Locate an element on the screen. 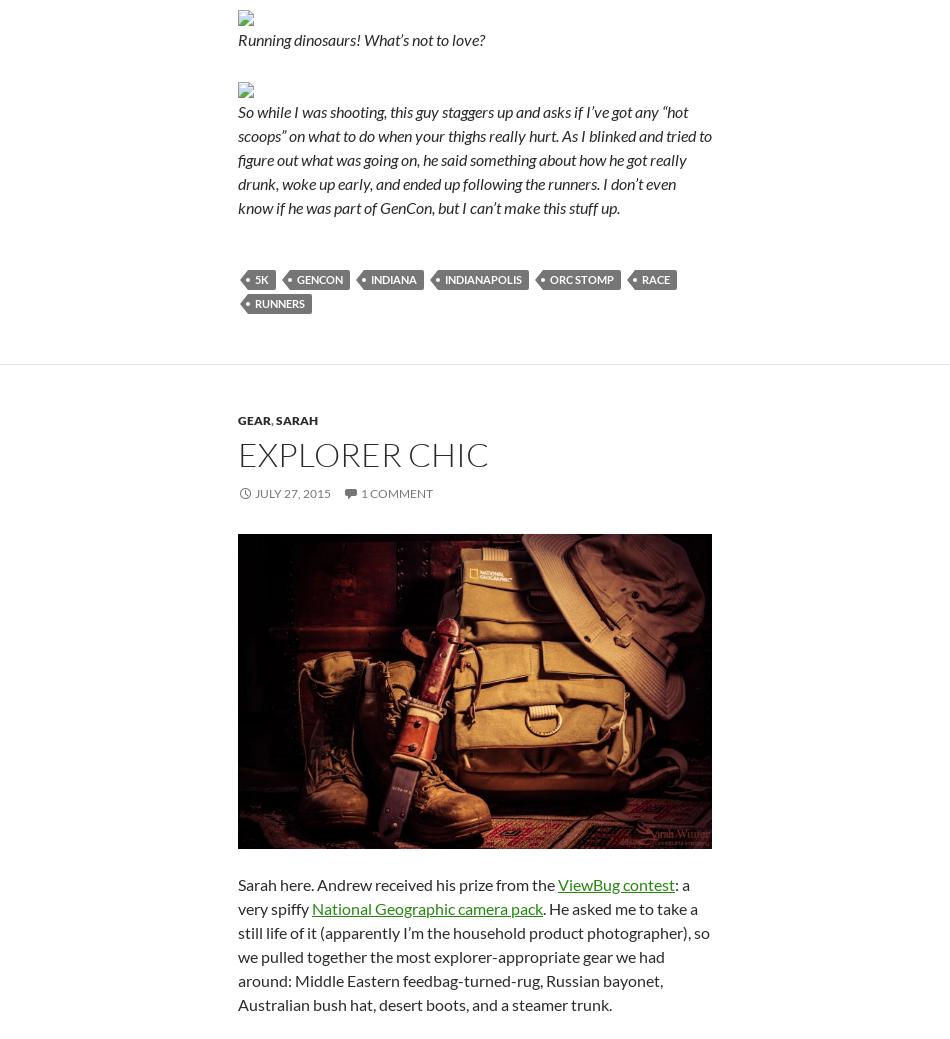 This screenshot has width=950, height=1039. 'indiana' is located at coordinates (392, 278).